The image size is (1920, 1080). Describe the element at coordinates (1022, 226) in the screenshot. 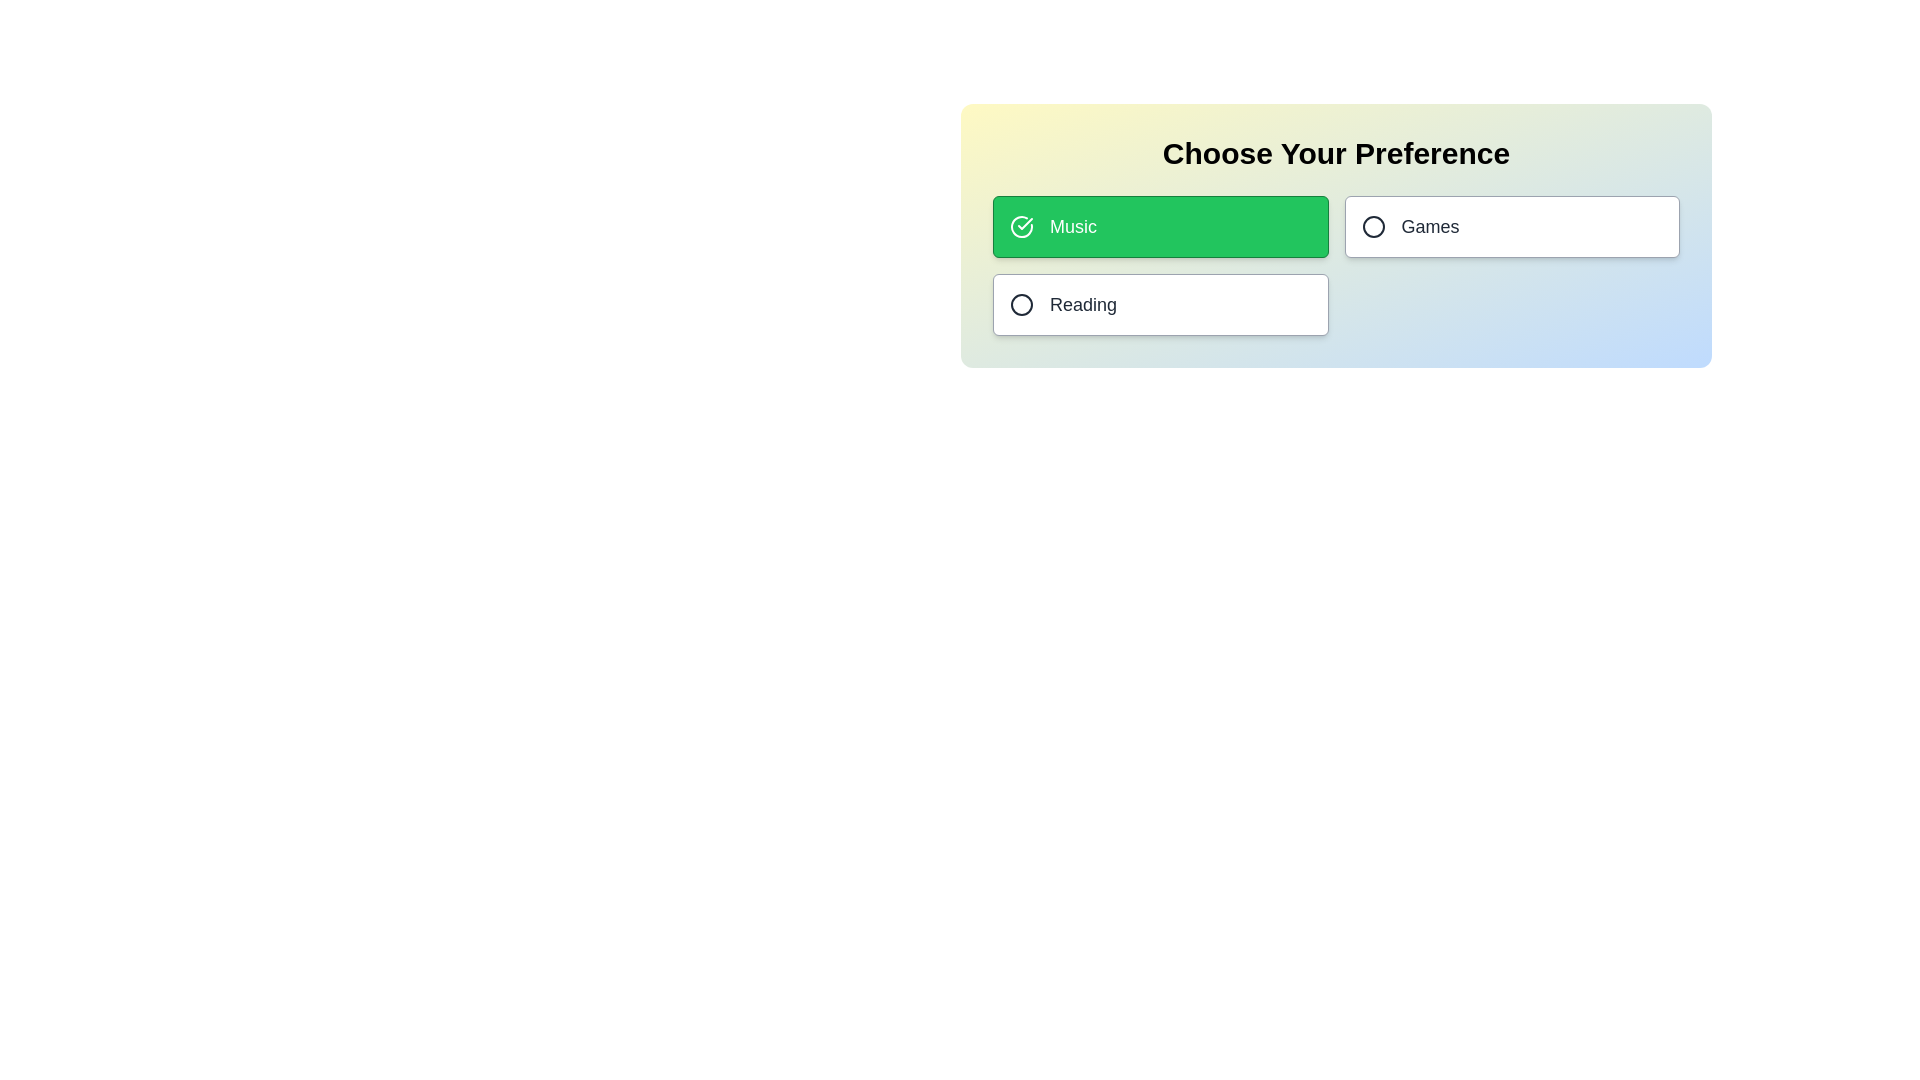

I see `the green circular icon with a white check mark inside, located to the left of the 'Music' text in the green button labeled 'Music'` at that location.